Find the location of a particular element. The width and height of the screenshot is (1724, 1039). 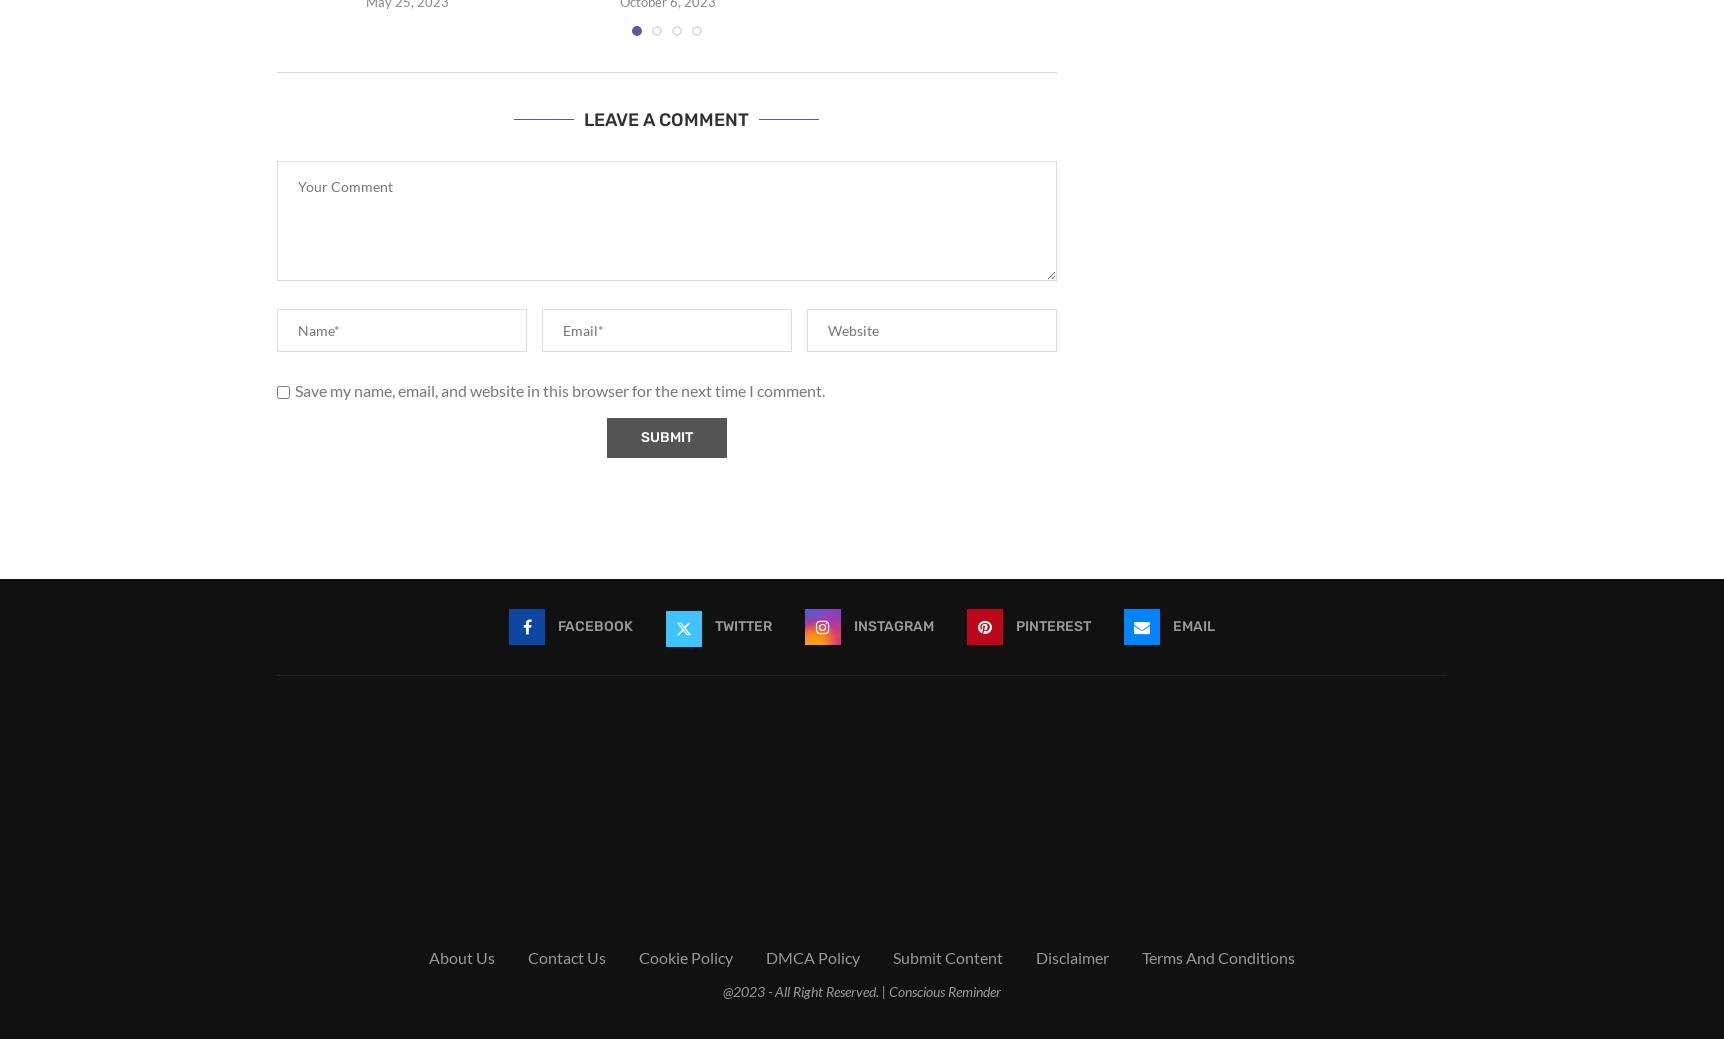

'Leave a Comment' is located at coordinates (665, 119).